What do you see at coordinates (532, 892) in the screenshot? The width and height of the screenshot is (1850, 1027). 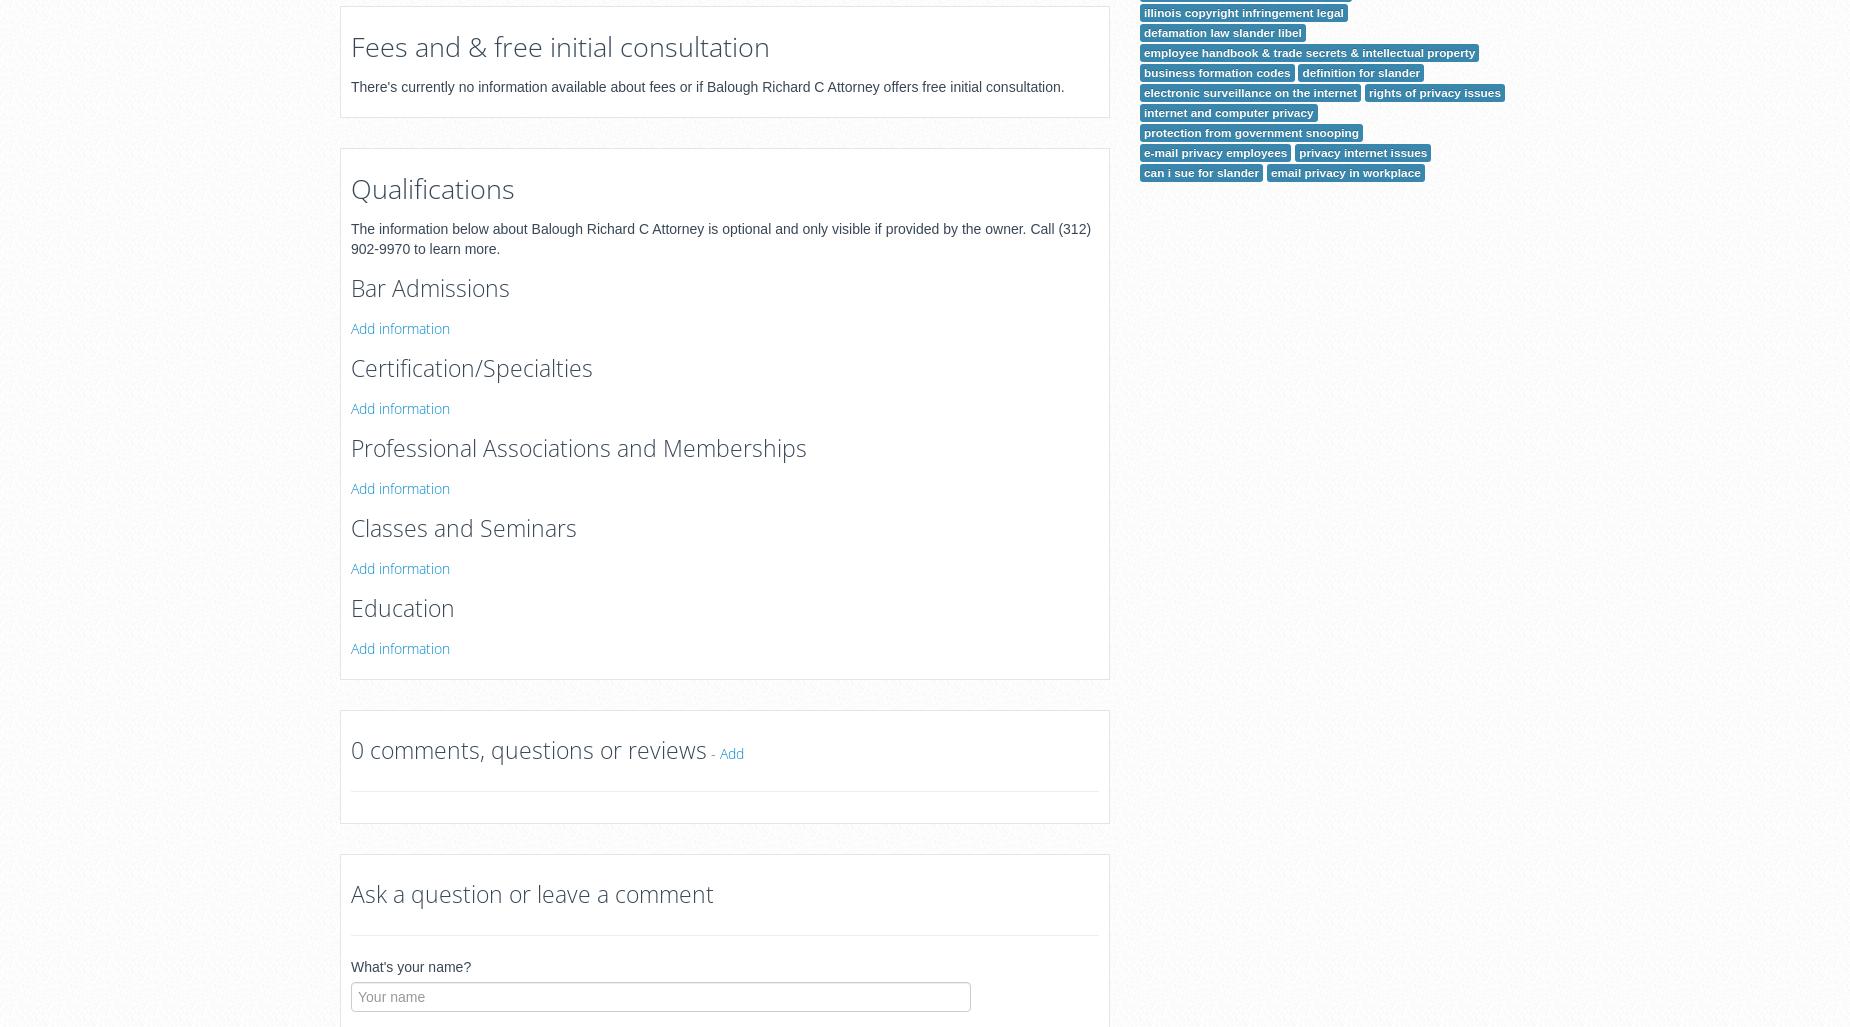 I see `'Ask a question or leave a comment'` at bounding box center [532, 892].